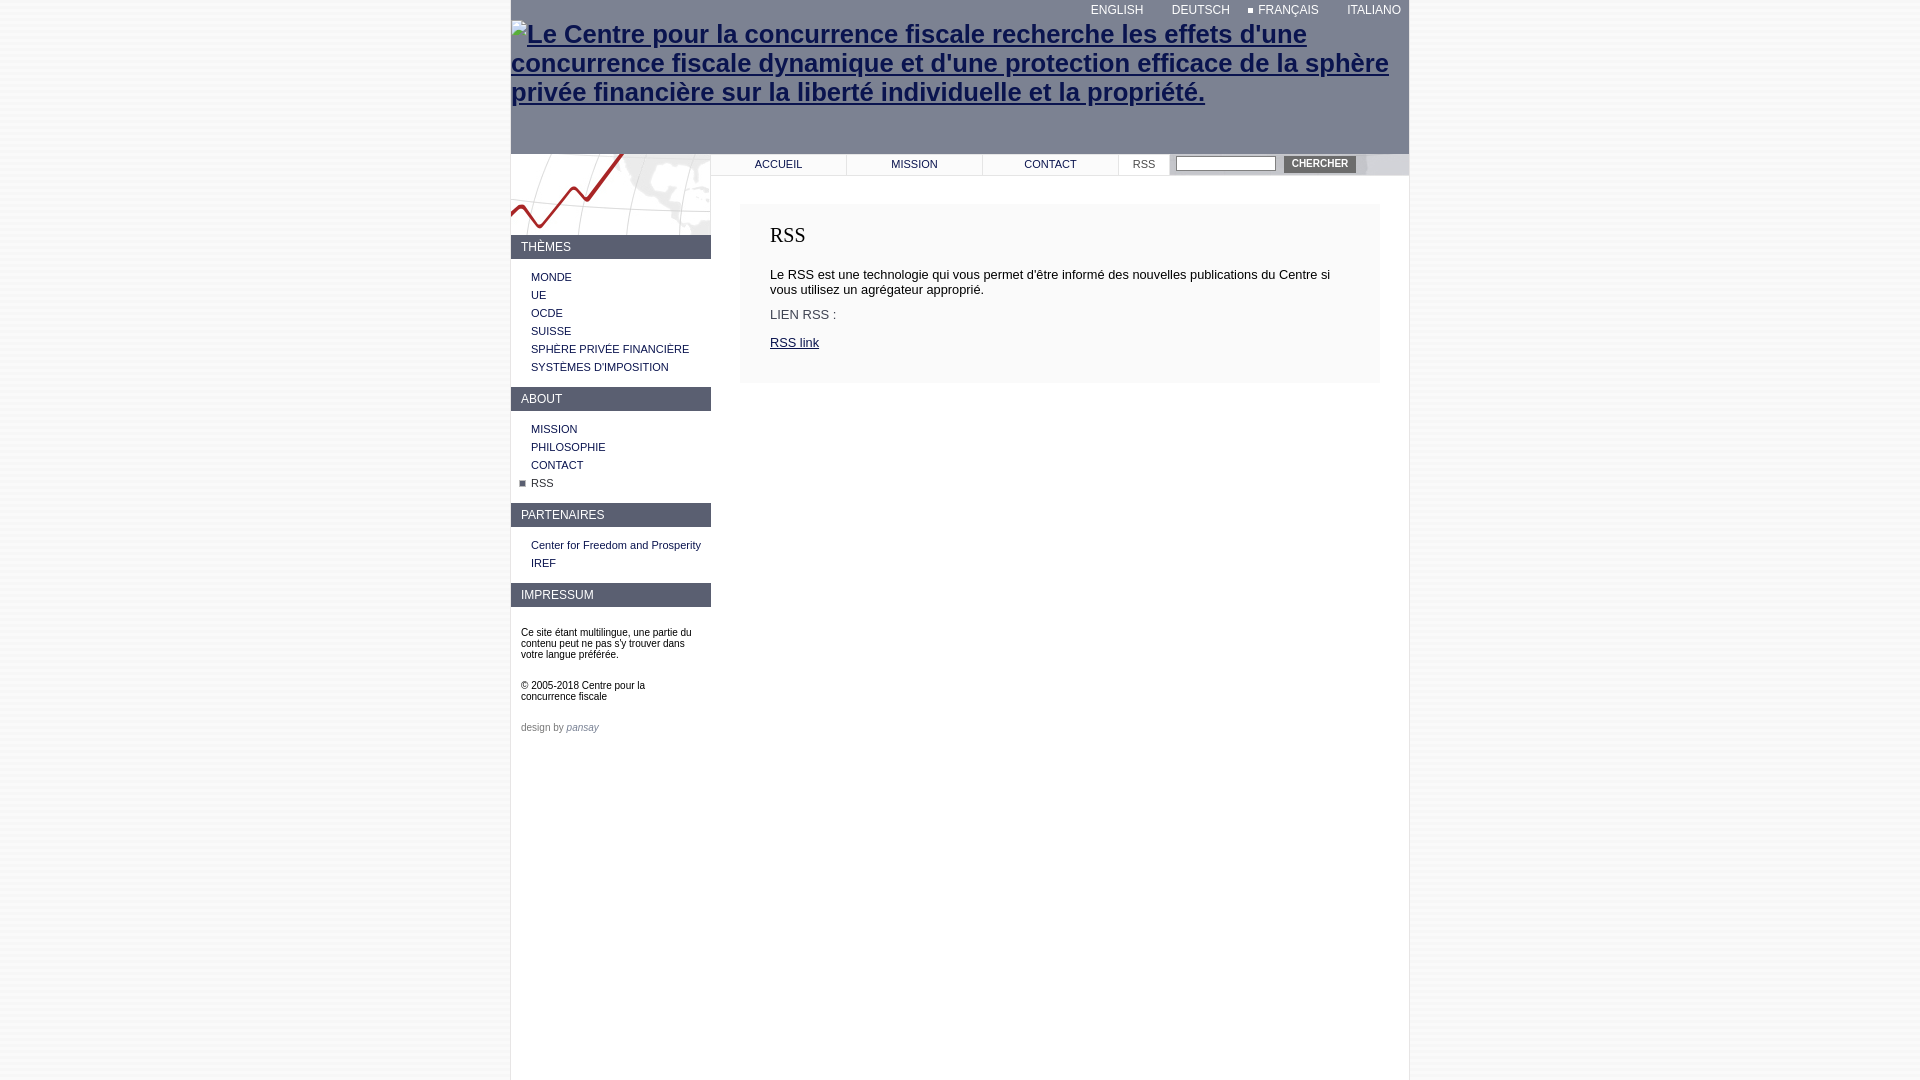  I want to click on 'ACCUEIL', so click(777, 164).